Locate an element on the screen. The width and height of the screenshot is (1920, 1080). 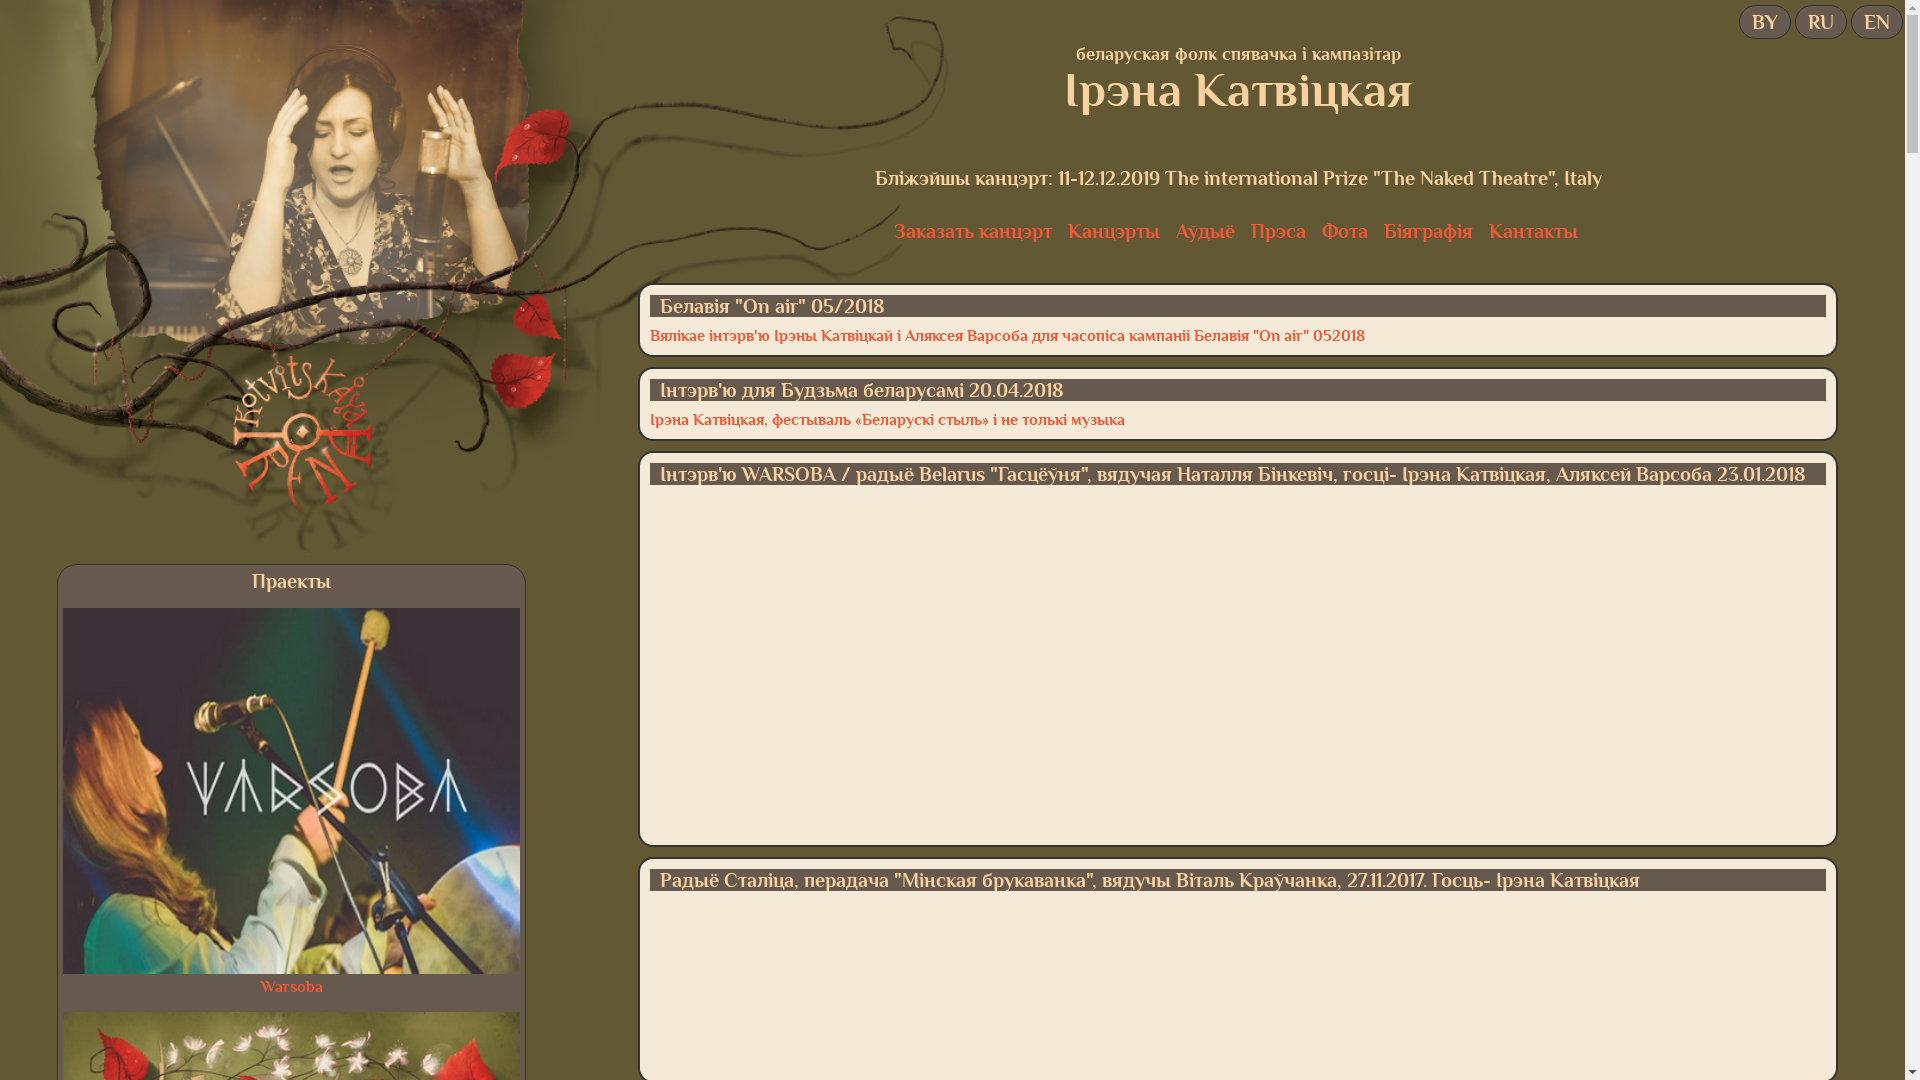
'BY' is located at coordinates (1765, 22).